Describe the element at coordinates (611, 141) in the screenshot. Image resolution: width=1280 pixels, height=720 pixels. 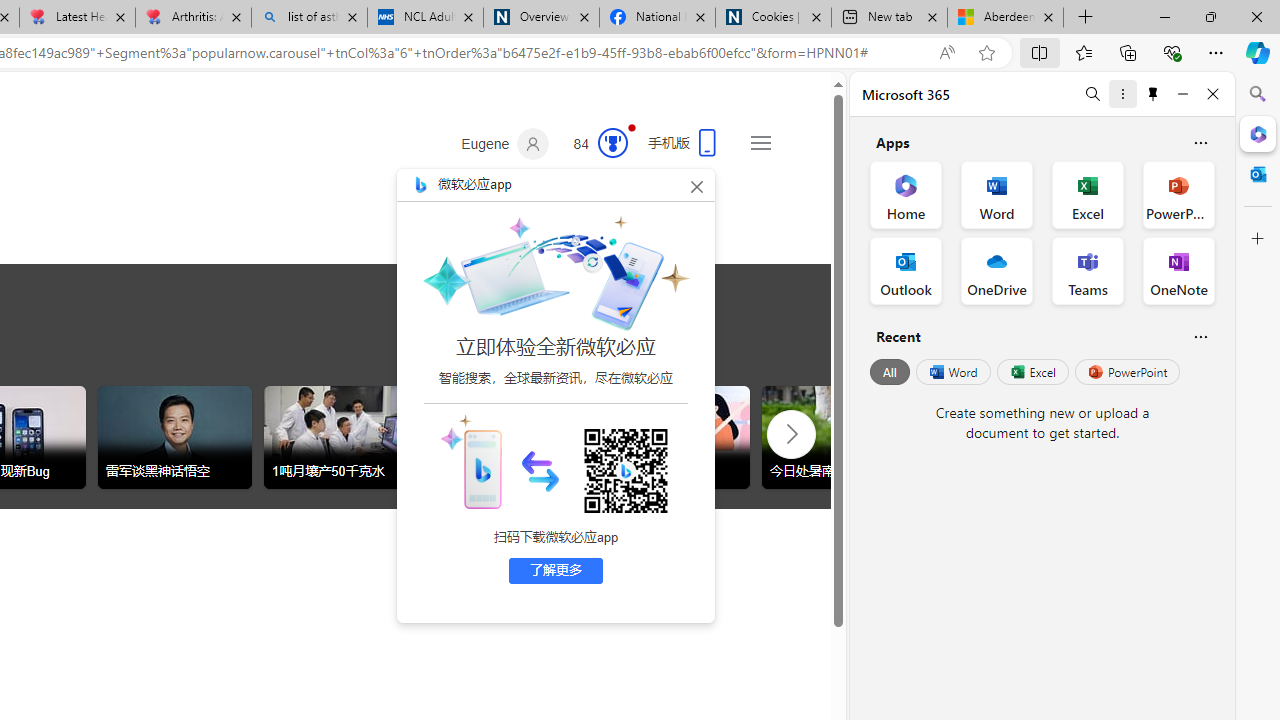
I see `'AutomationID: serp_medal_svg'` at that location.